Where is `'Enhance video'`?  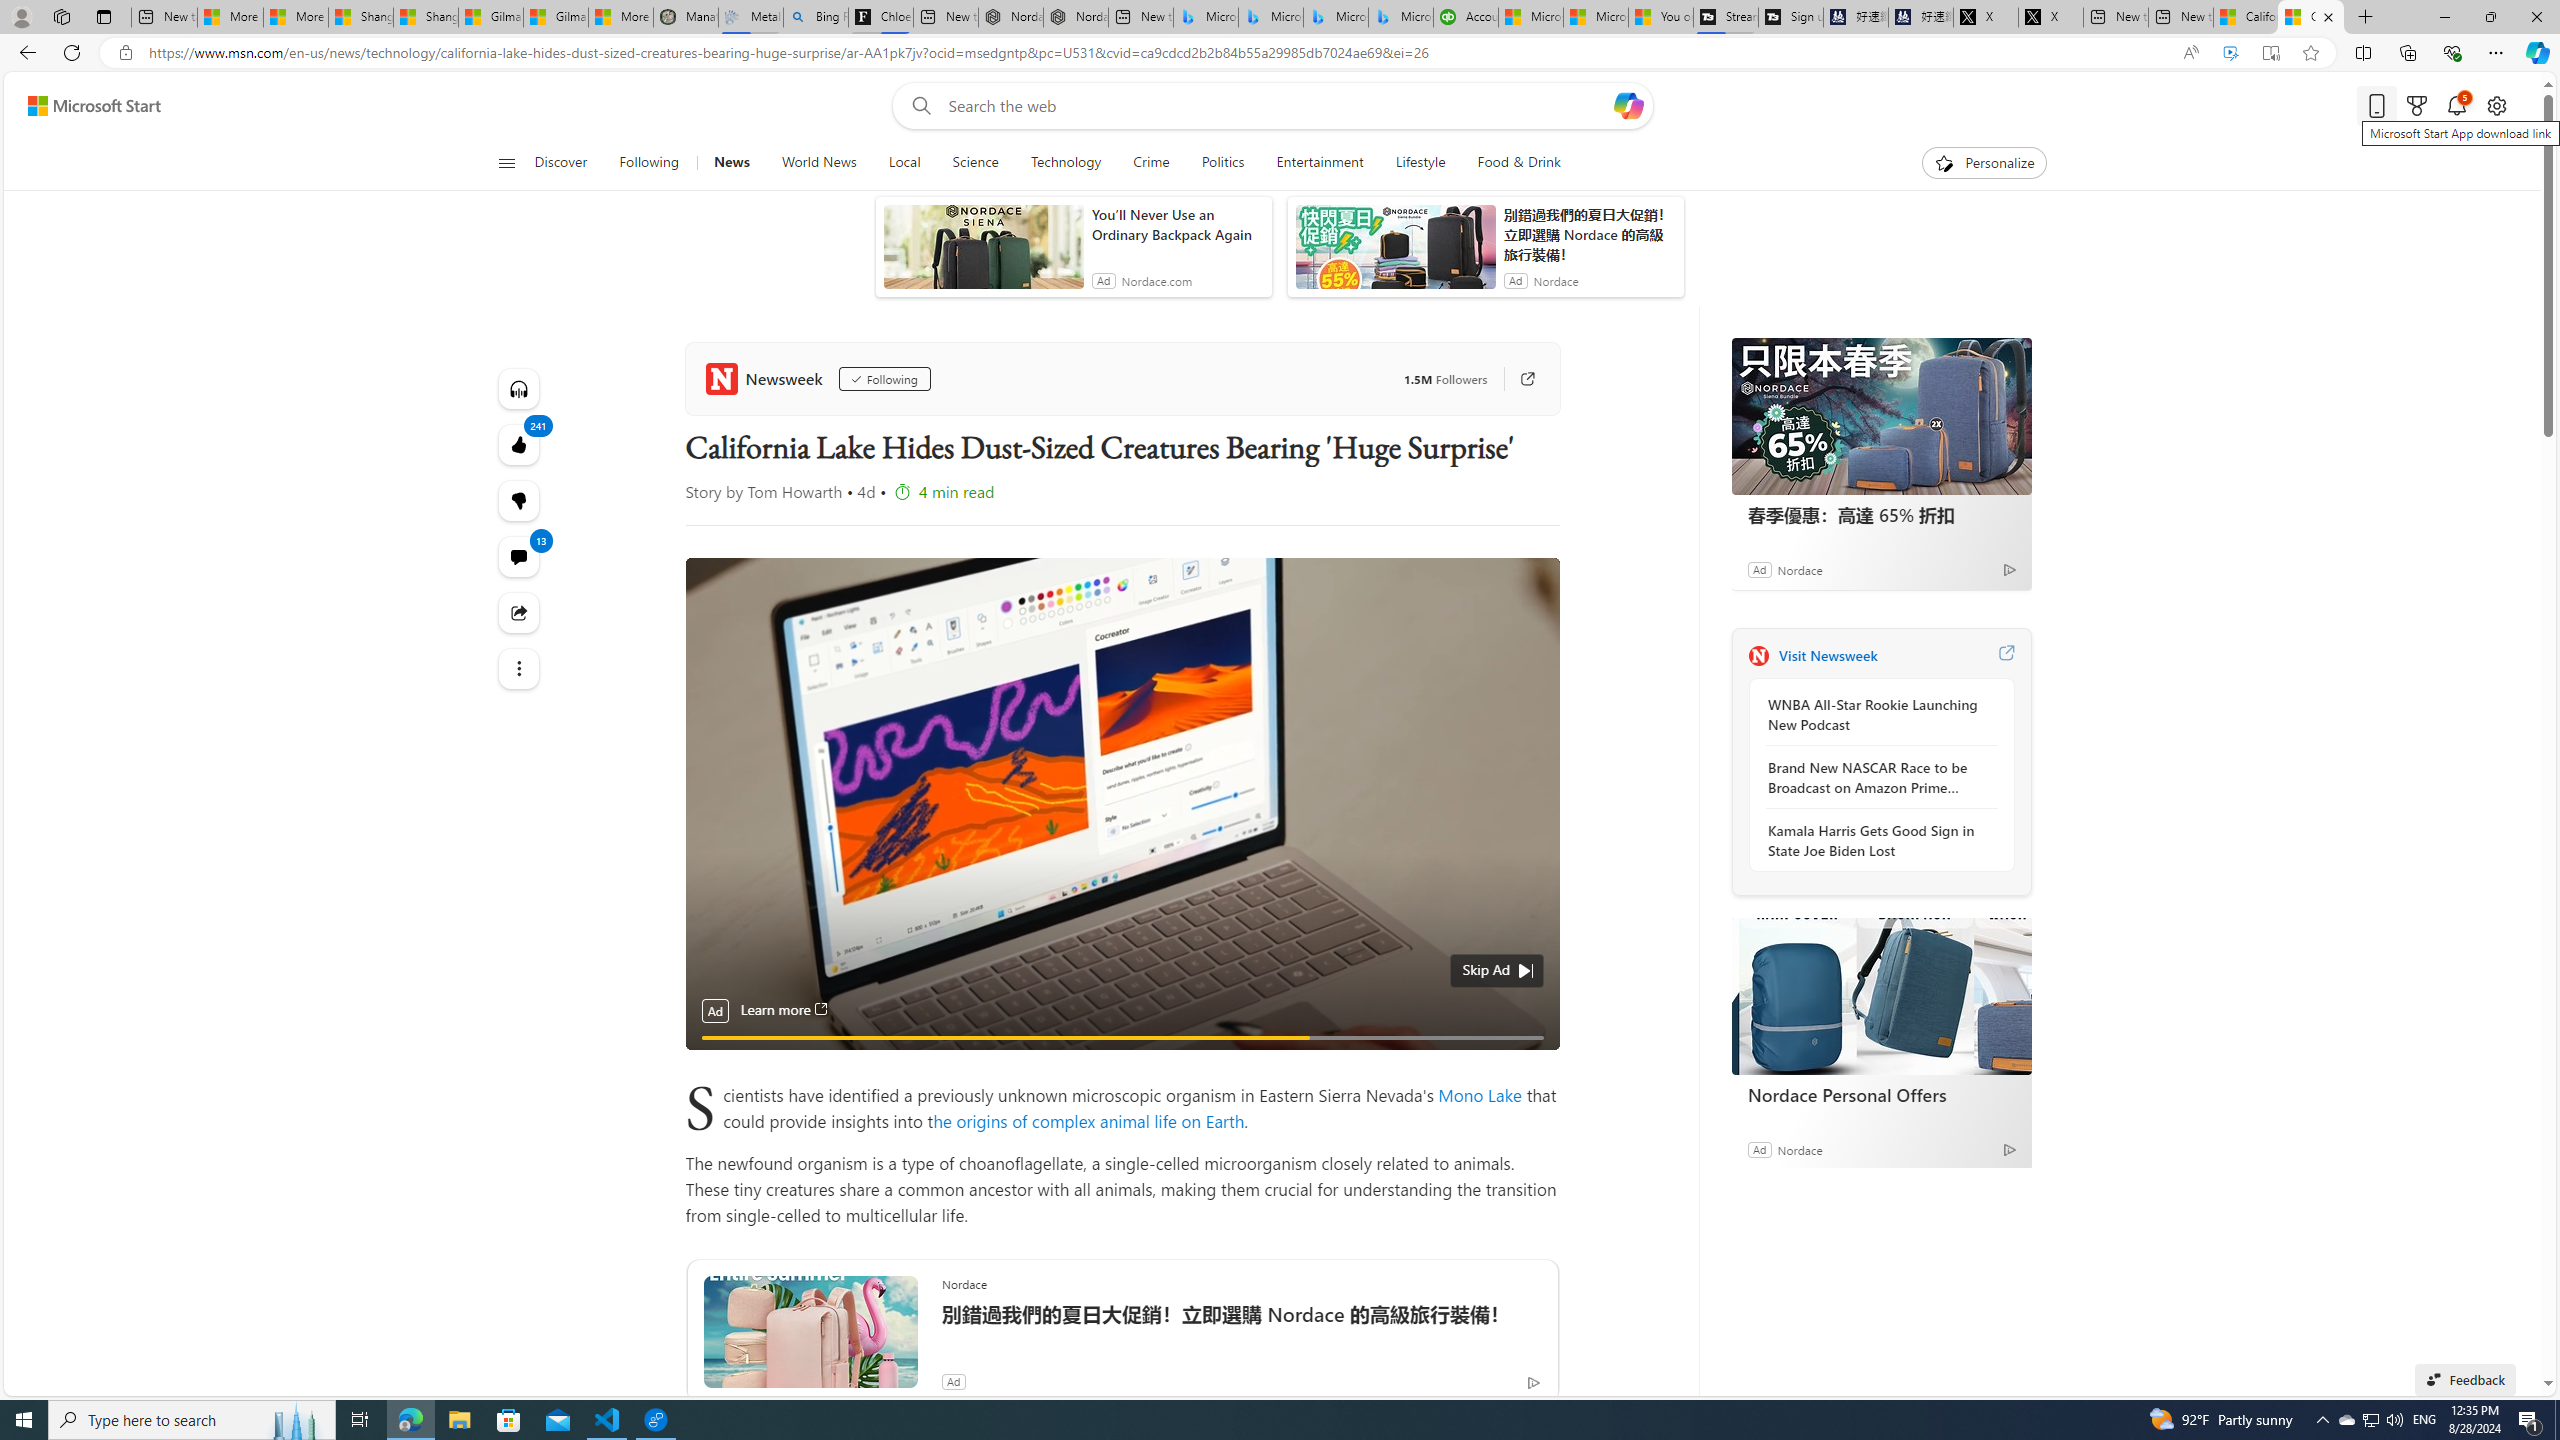 'Enhance video' is located at coordinates (2230, 53).